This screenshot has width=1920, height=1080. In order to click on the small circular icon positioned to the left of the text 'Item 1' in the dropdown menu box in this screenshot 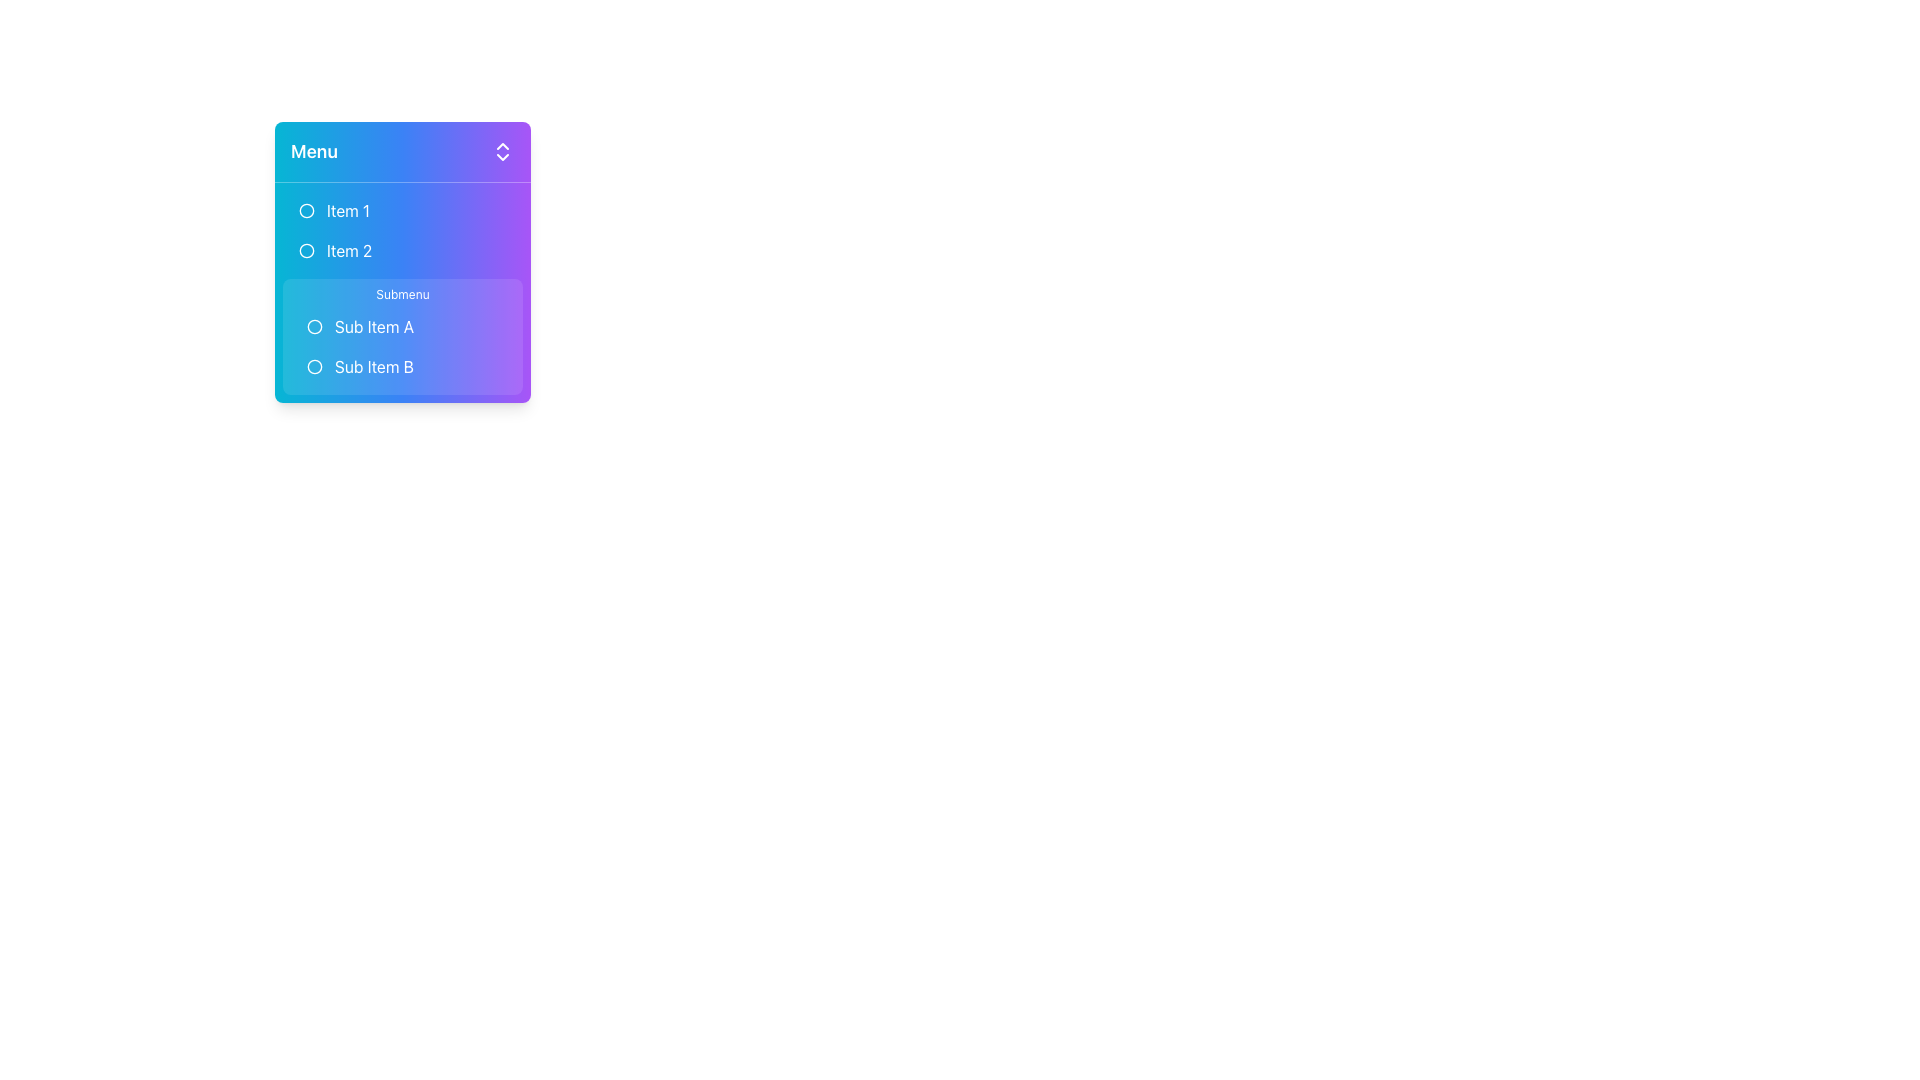, I will do `click(306, 211)`.